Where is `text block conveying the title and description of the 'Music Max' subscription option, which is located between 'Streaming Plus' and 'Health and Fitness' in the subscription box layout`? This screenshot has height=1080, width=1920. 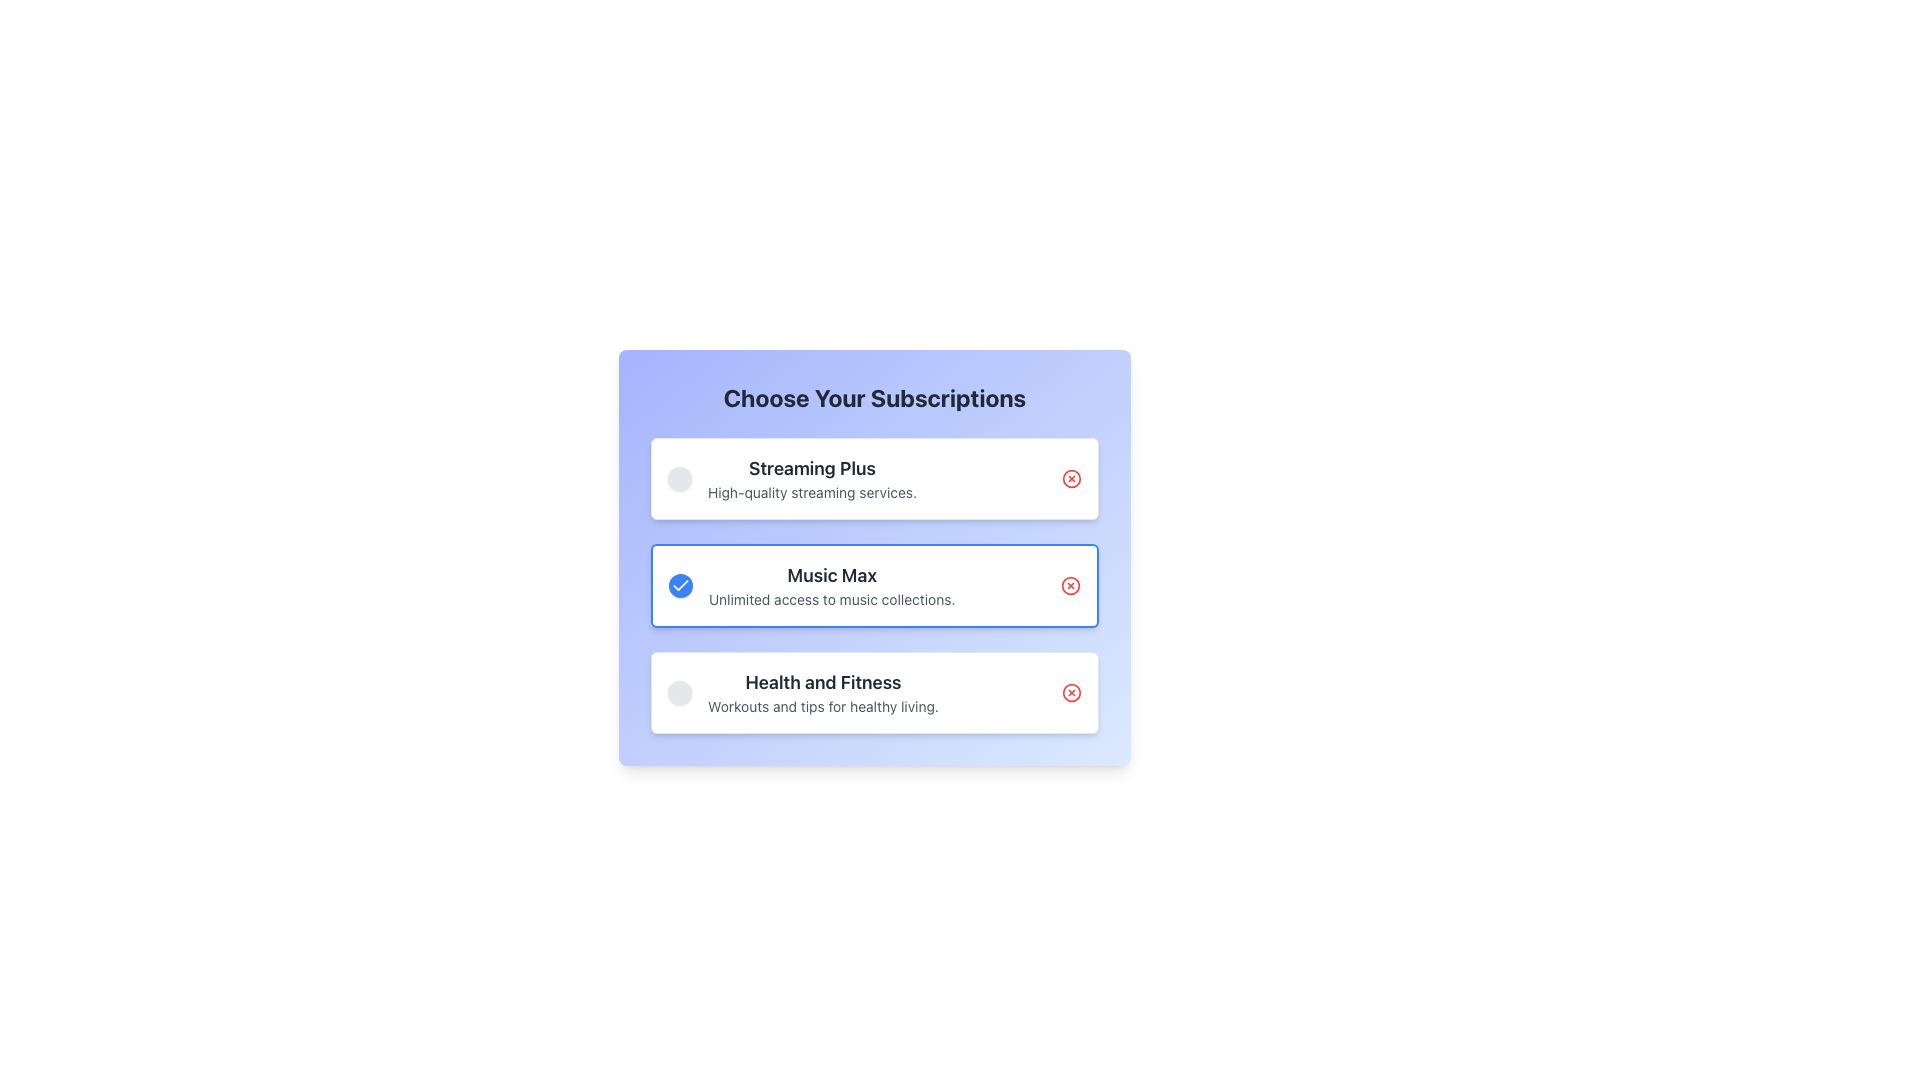 text block conveying the title and description of the 'Music Max' subscription option, which is located between 'Streaming Plus' and 'Health and Fitness' in the subscription box layout is located at coordinates (832, 585).